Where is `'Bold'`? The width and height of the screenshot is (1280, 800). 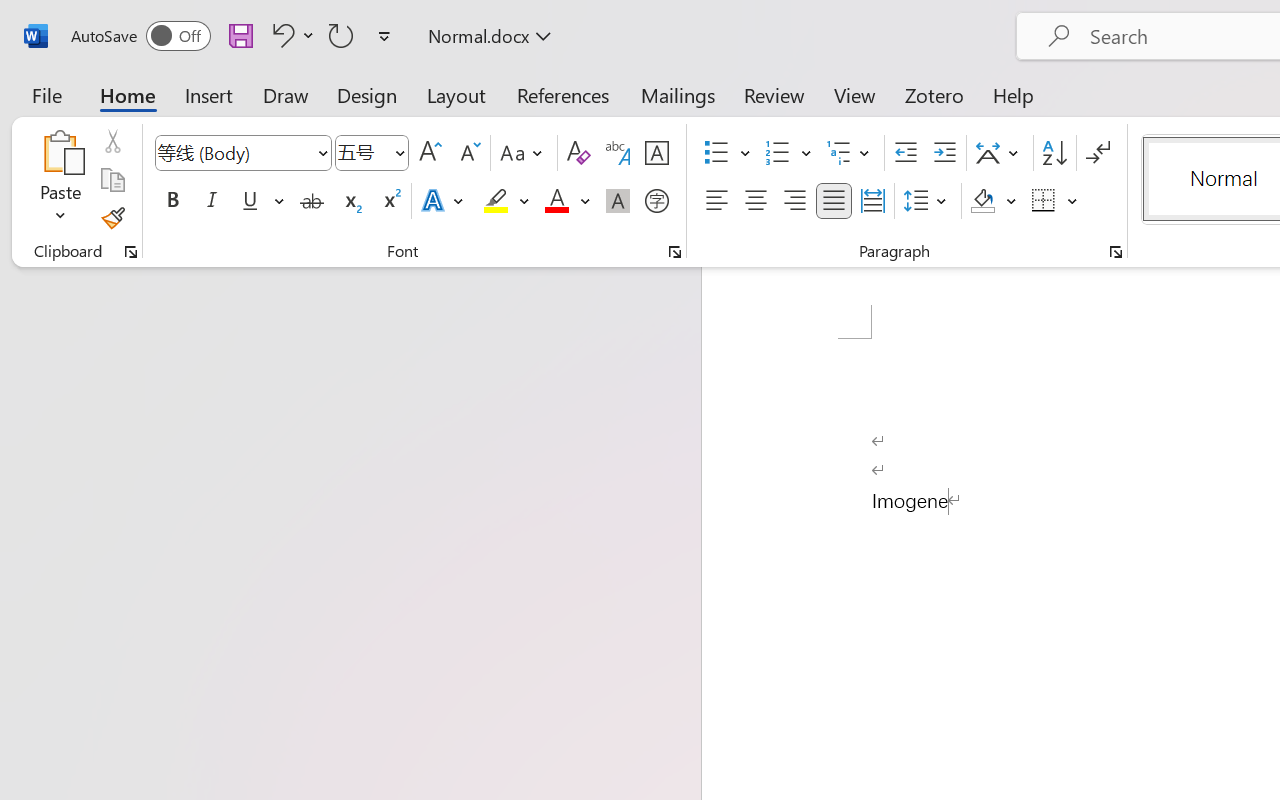
'Bold' is located at coordinates (172, 201).